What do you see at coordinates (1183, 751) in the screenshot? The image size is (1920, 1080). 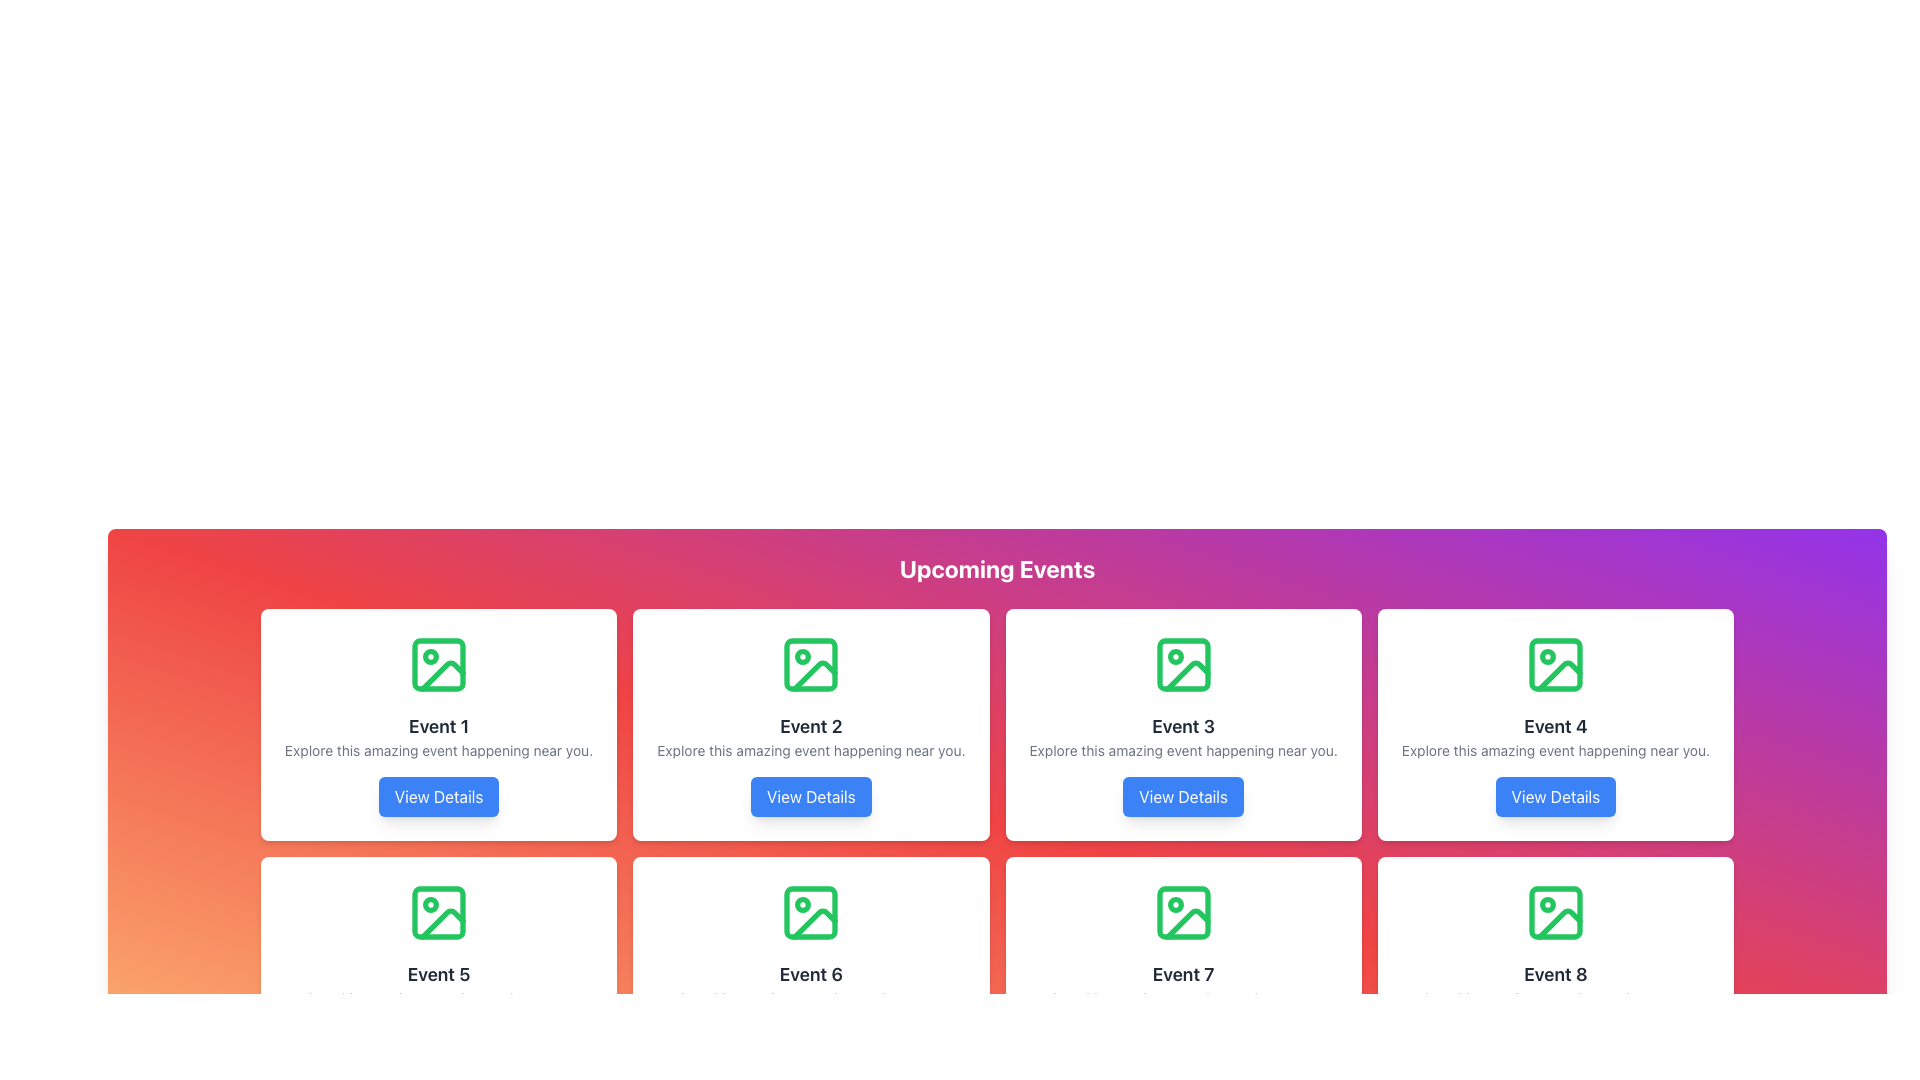 I see `the text element displaying 'Explore this amazing event happening near you.' which is located below 'Event 3' title and above the 'View Details' button in the event card` at bounding box center [1183, 751].